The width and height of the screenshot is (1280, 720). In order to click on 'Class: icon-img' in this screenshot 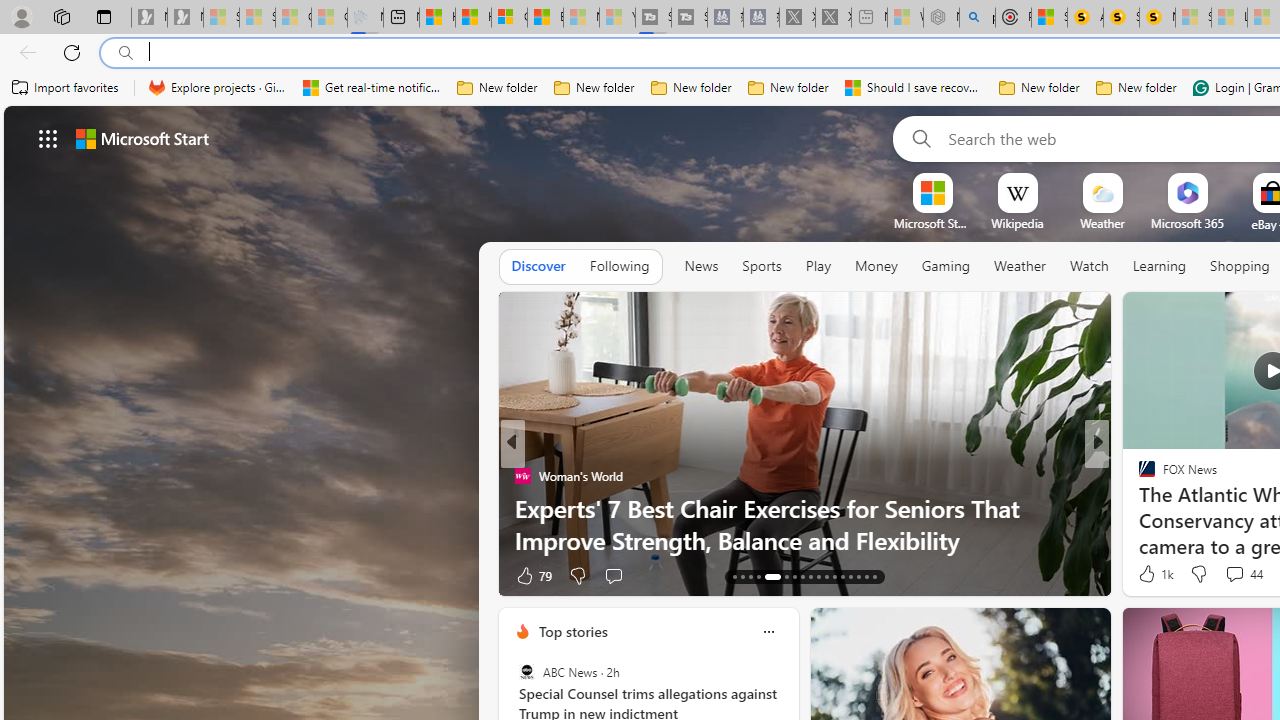, I will do `click(767, 632)`.